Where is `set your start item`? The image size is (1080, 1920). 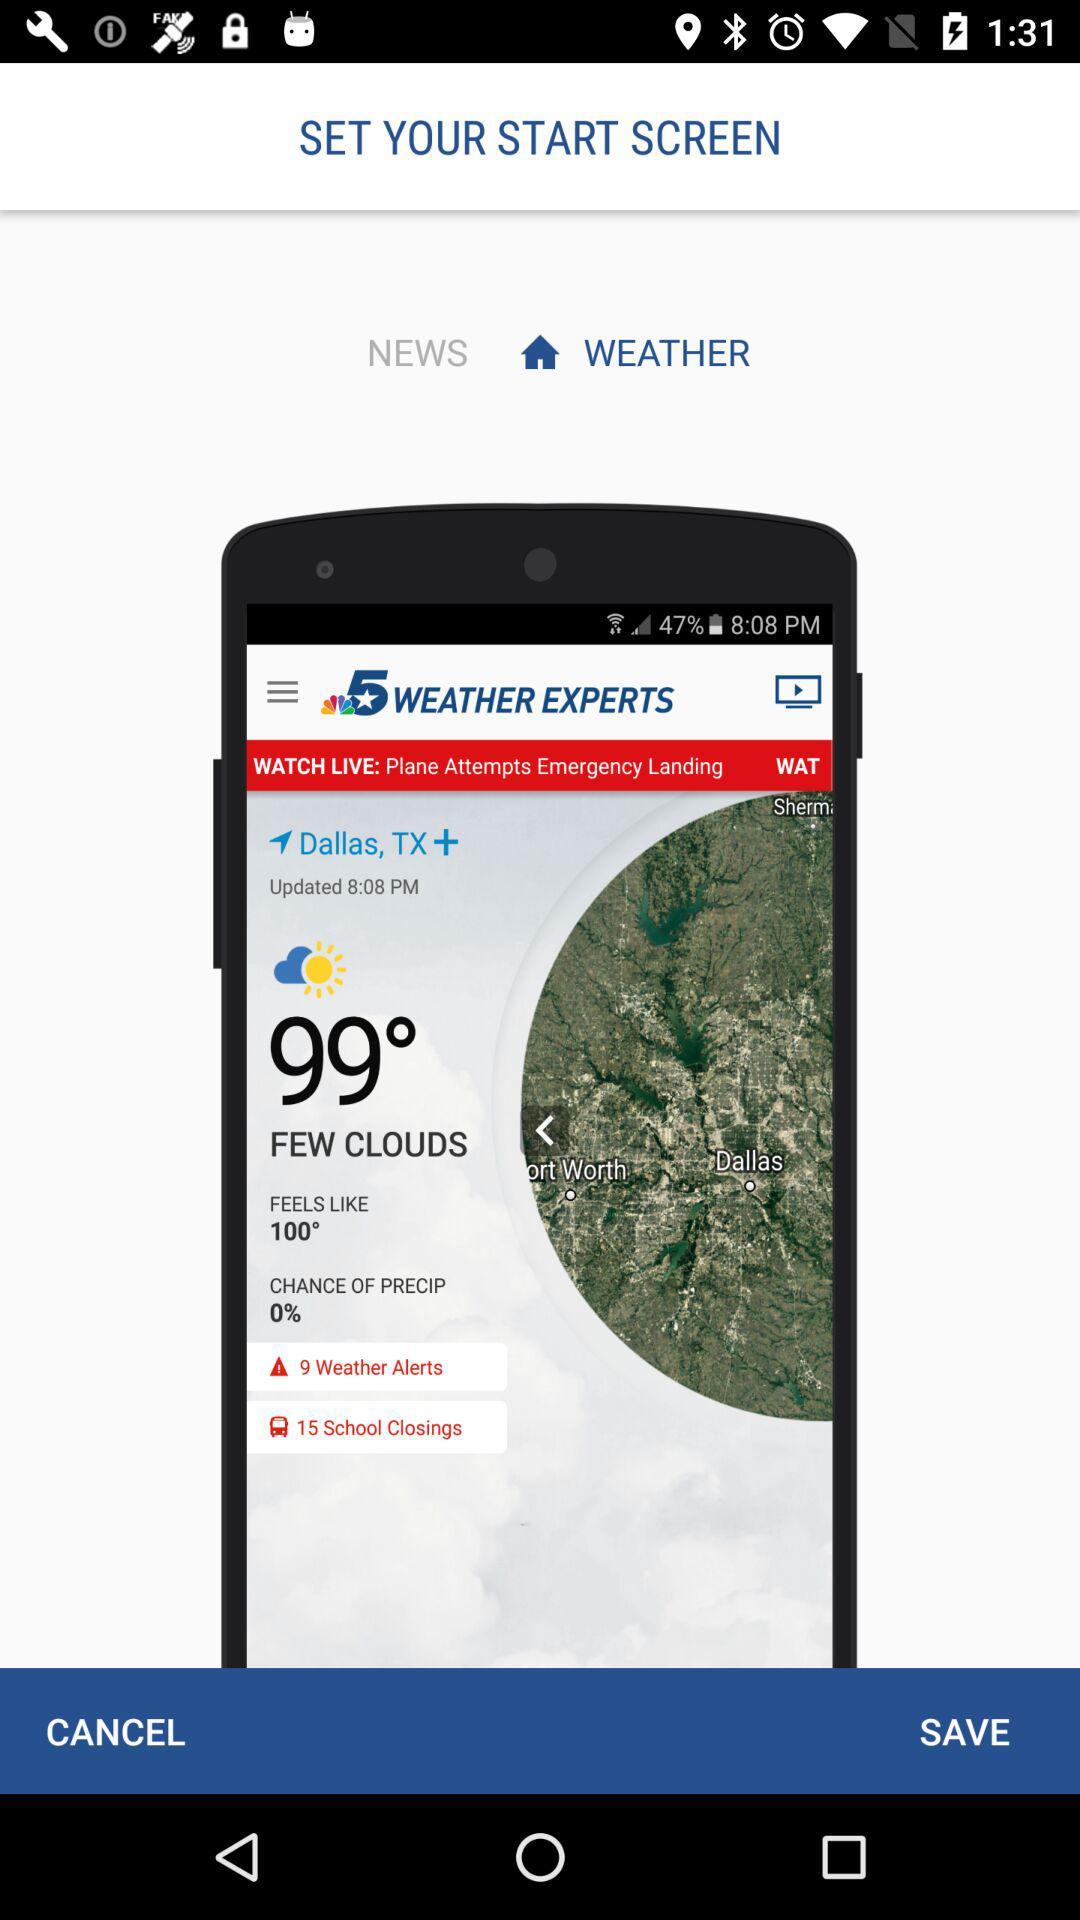 set your start item is located at coordinates (540, 135).